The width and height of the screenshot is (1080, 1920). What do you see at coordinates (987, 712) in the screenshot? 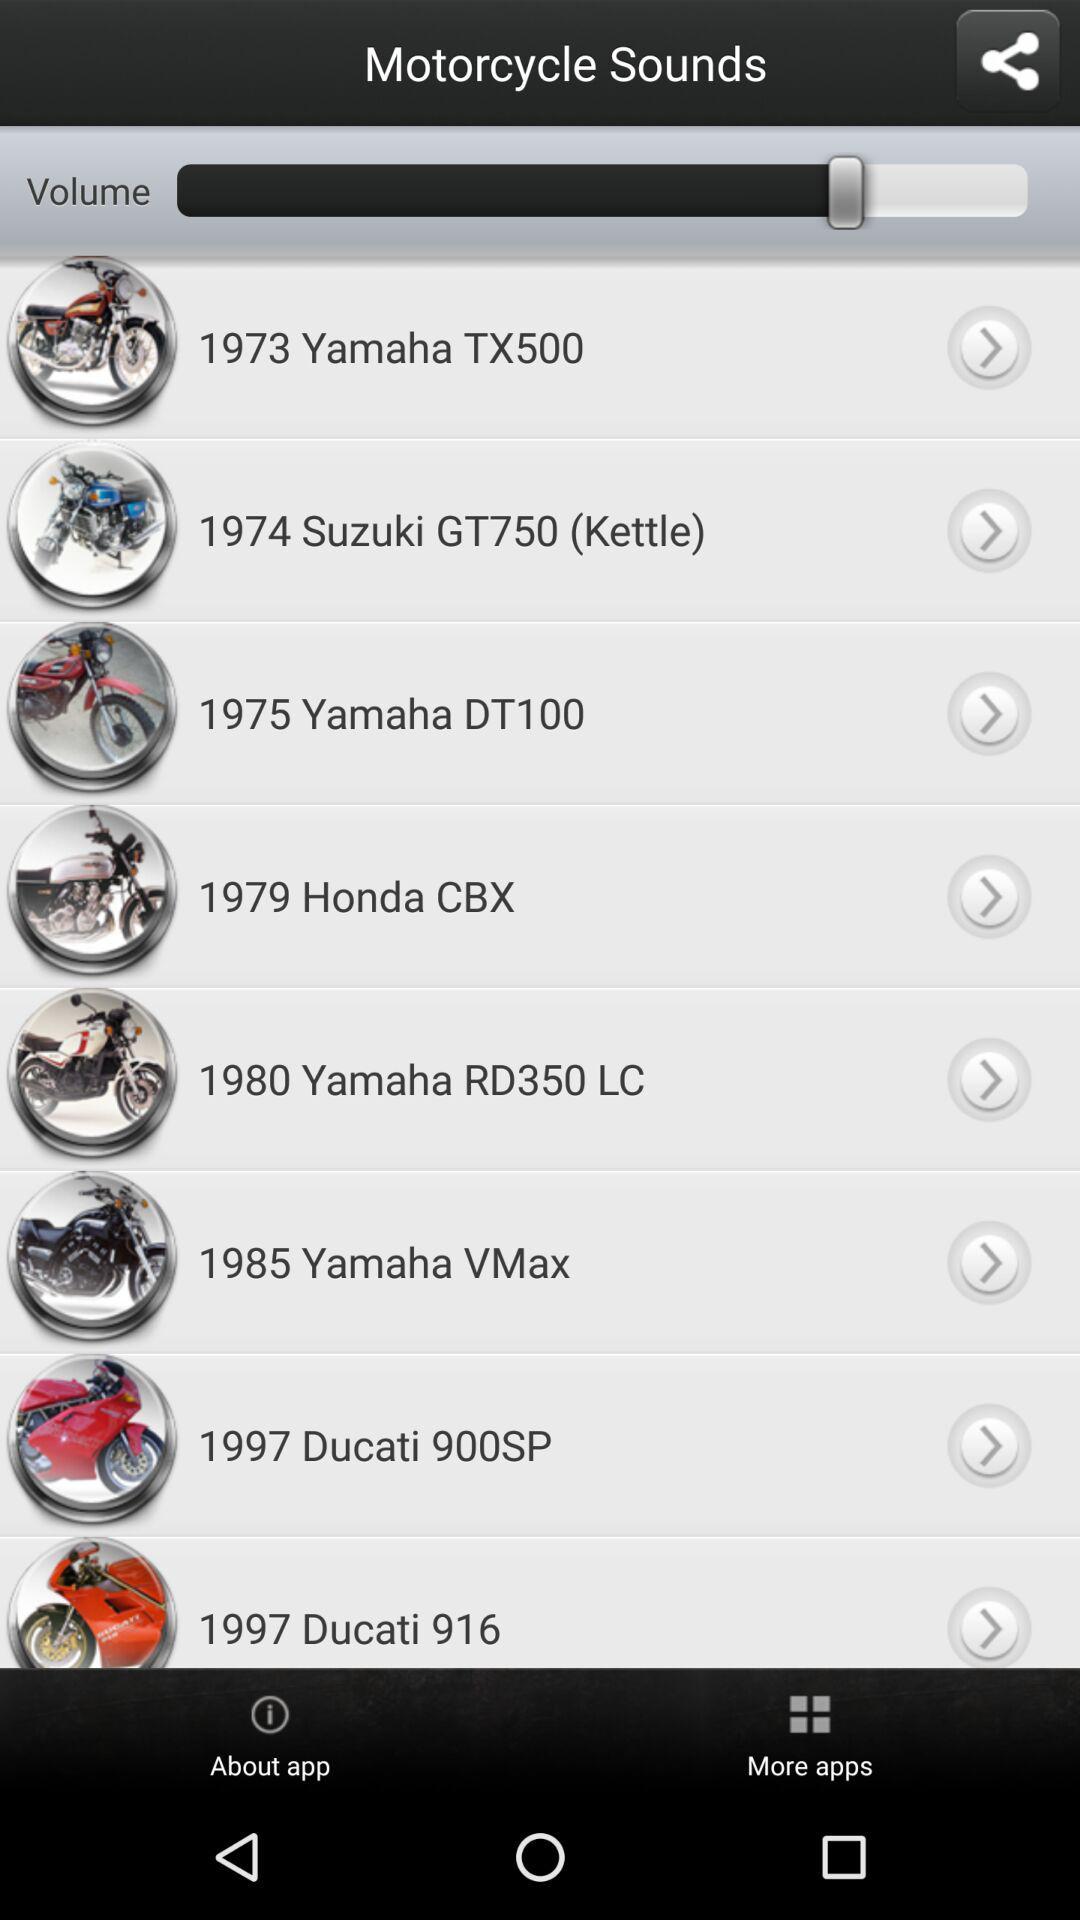
I see `option` at bounding box center [987, 712].